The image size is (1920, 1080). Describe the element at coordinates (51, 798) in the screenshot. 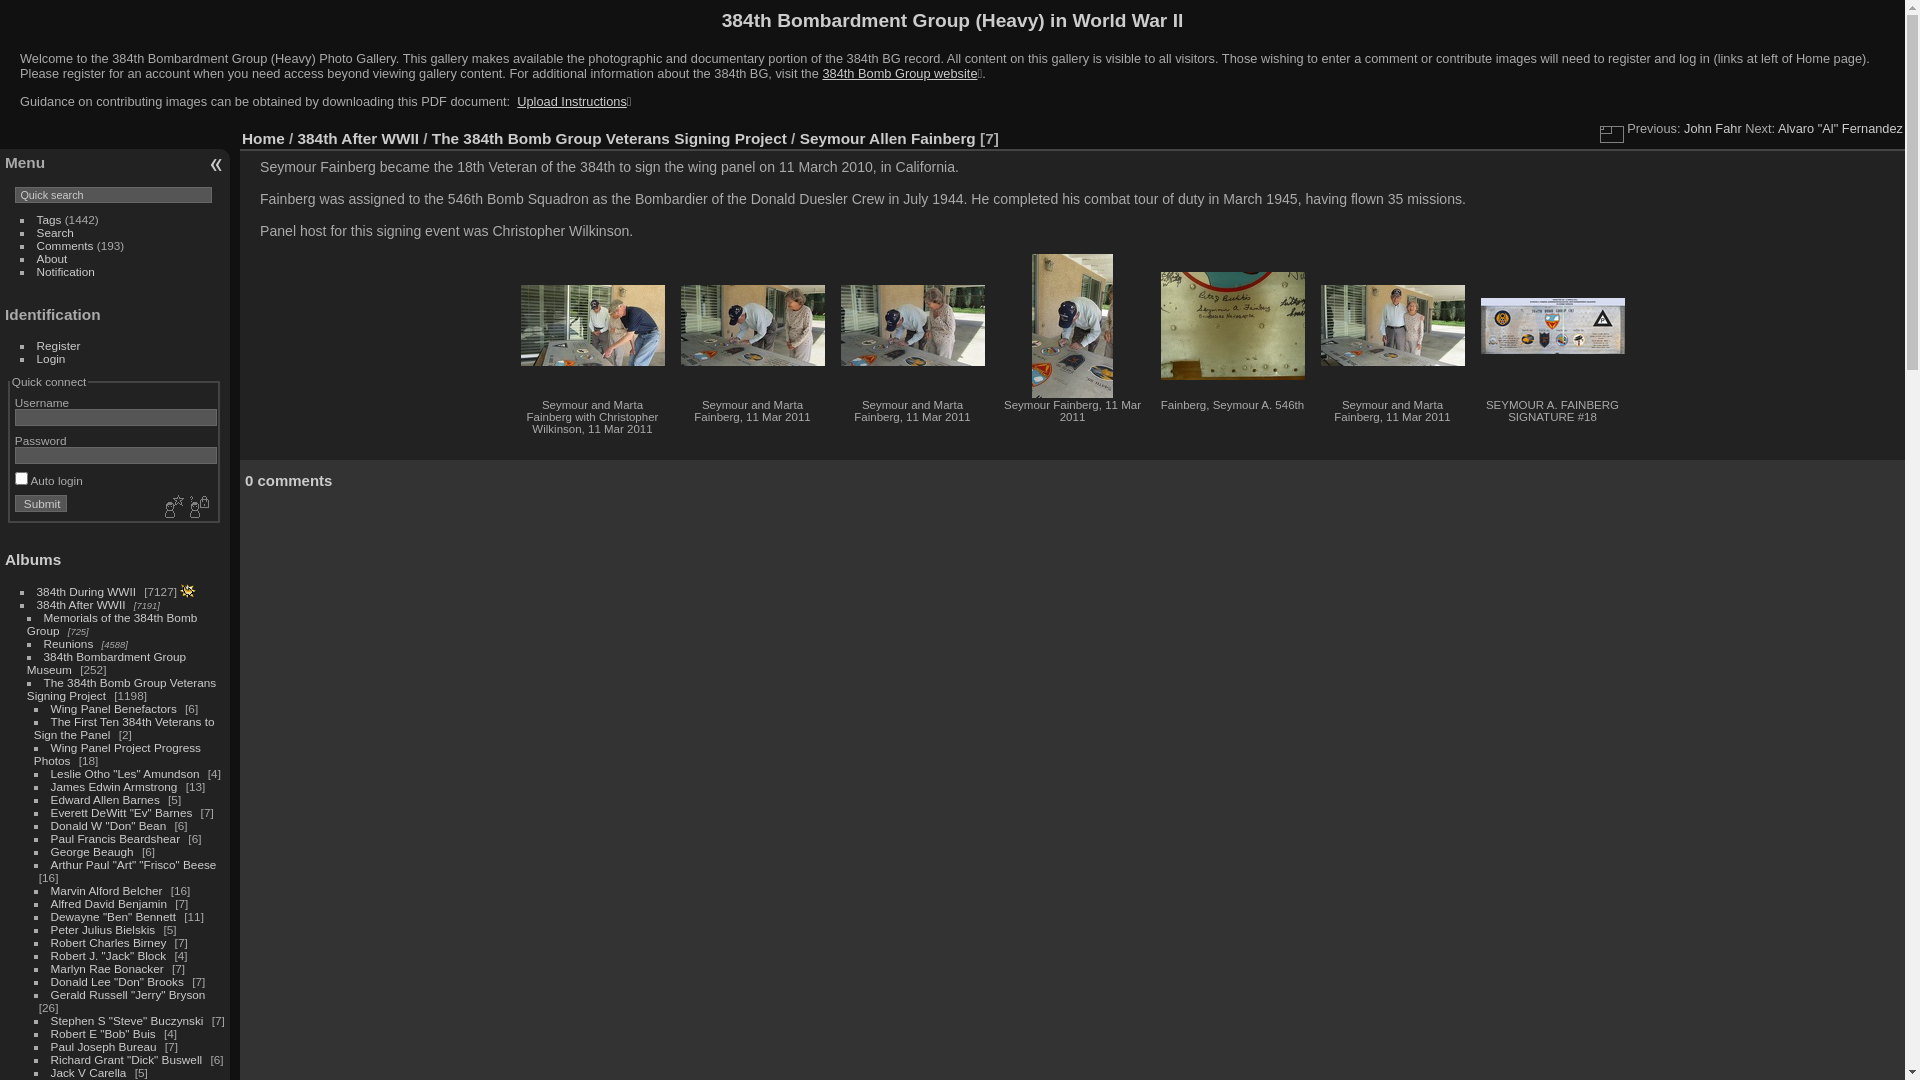

I see `'Edward Allen Barnes'` at that location.